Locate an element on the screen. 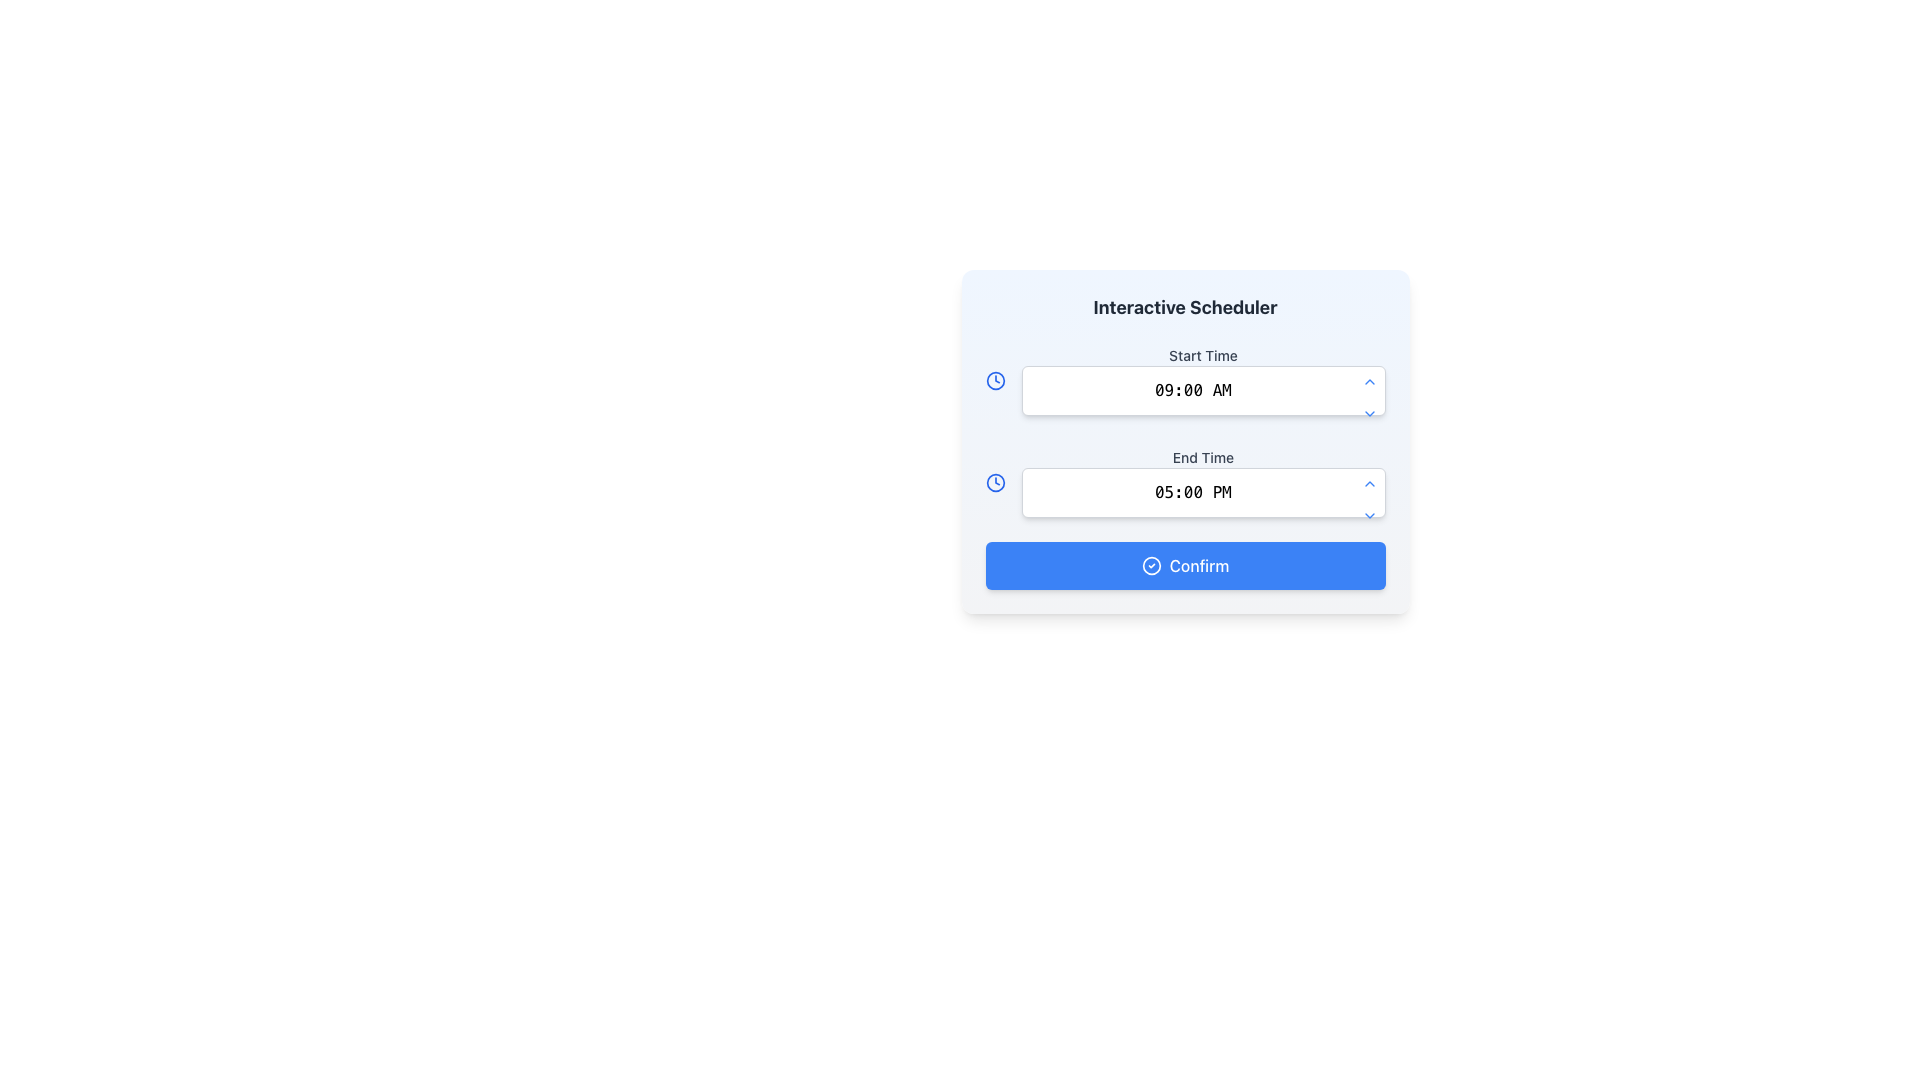 The height and width of the screenshot is (1080, 1920). the blue upward chevron icon located to the right of the 'Start Time' input field for indication is located at coordinates (1368, 381).